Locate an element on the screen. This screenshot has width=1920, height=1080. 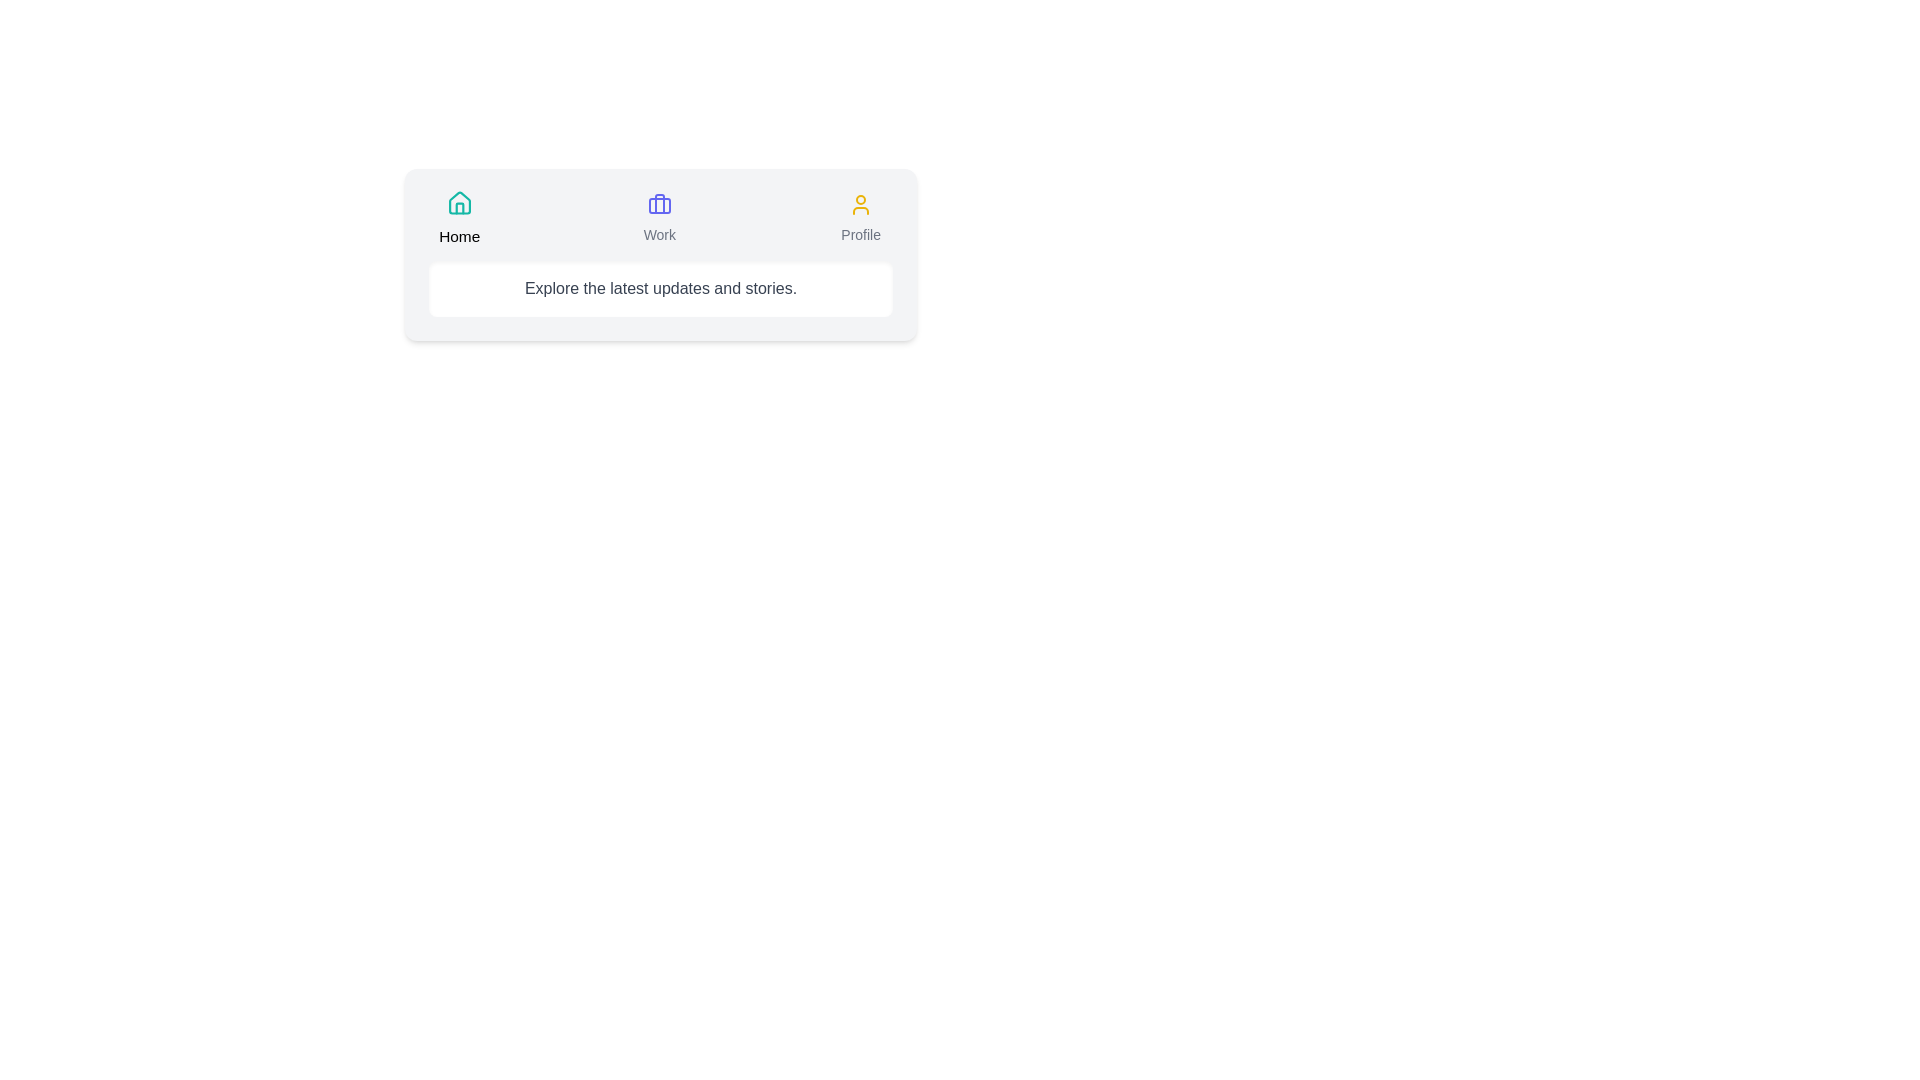
the Work tab to switch to it is located at coordinates (658, 219).